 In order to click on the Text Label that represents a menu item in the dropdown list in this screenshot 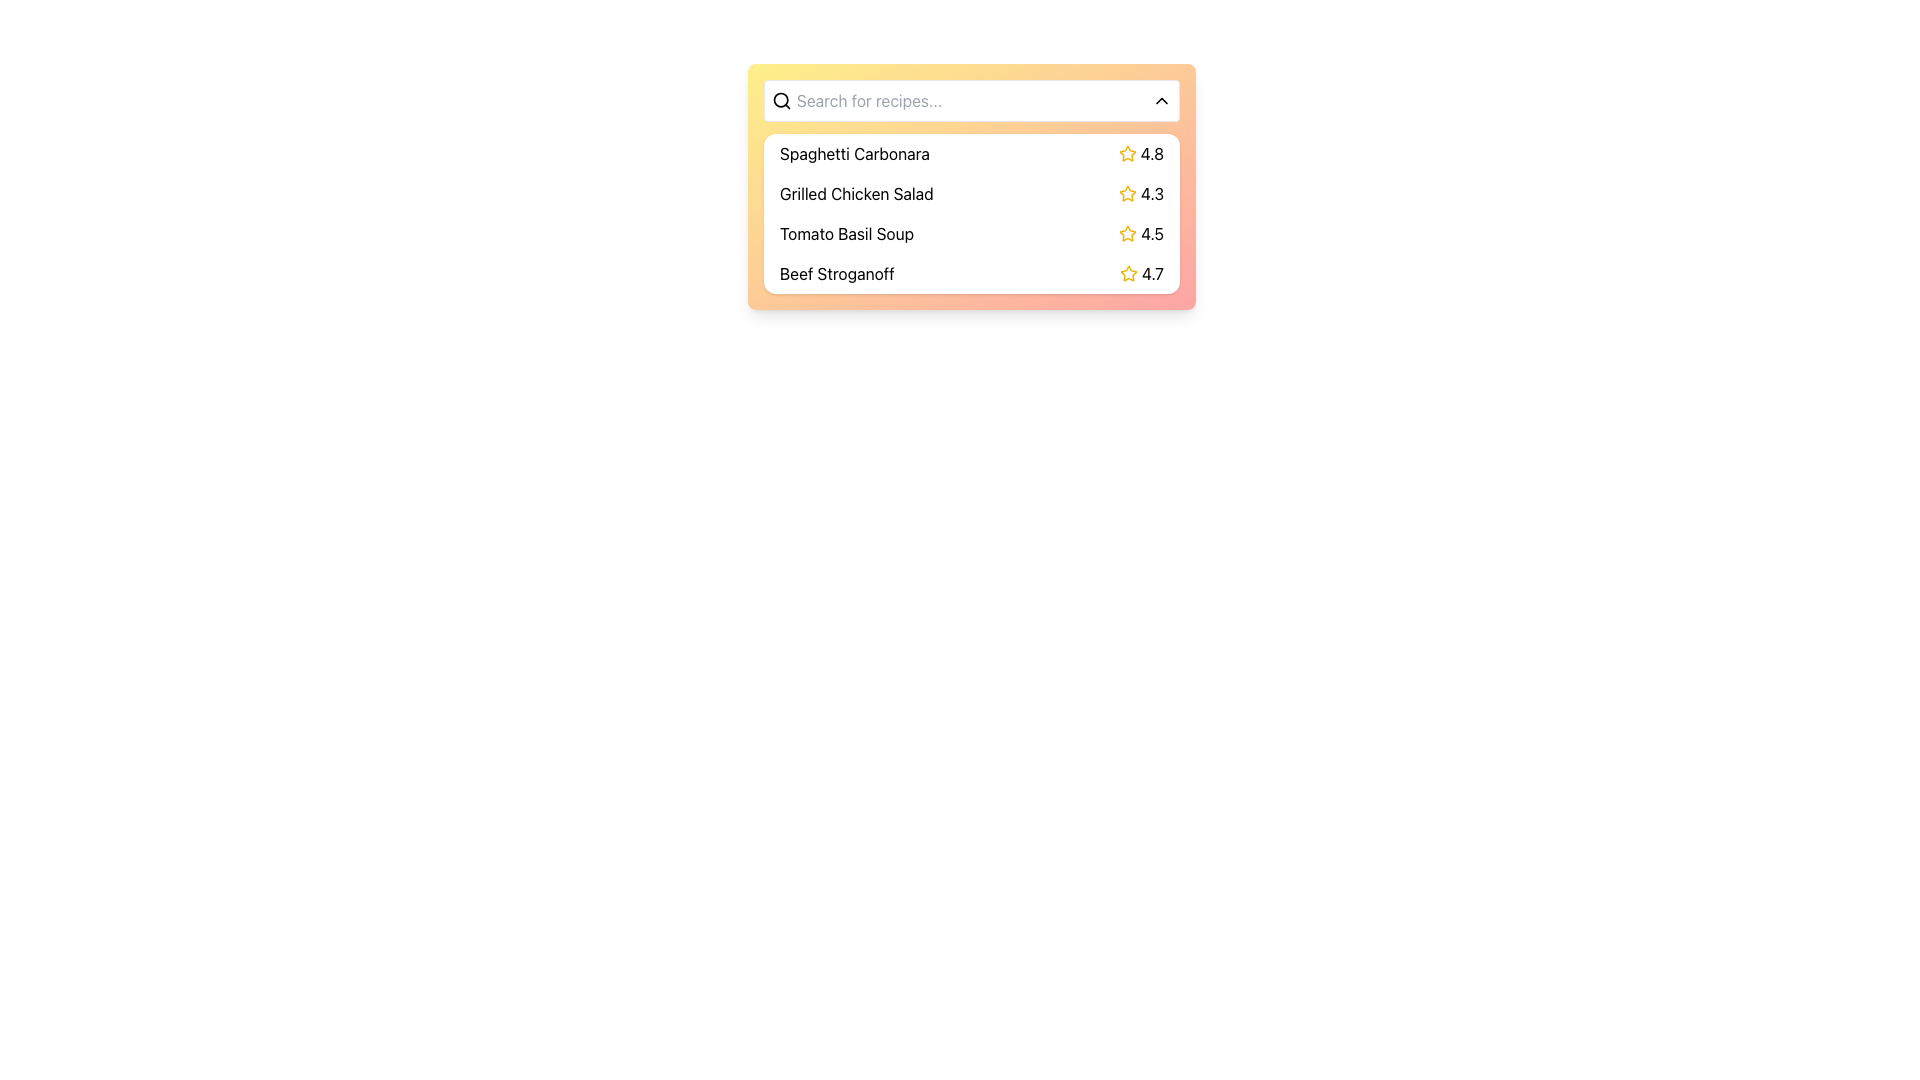, I will do `click(854, 153)`.